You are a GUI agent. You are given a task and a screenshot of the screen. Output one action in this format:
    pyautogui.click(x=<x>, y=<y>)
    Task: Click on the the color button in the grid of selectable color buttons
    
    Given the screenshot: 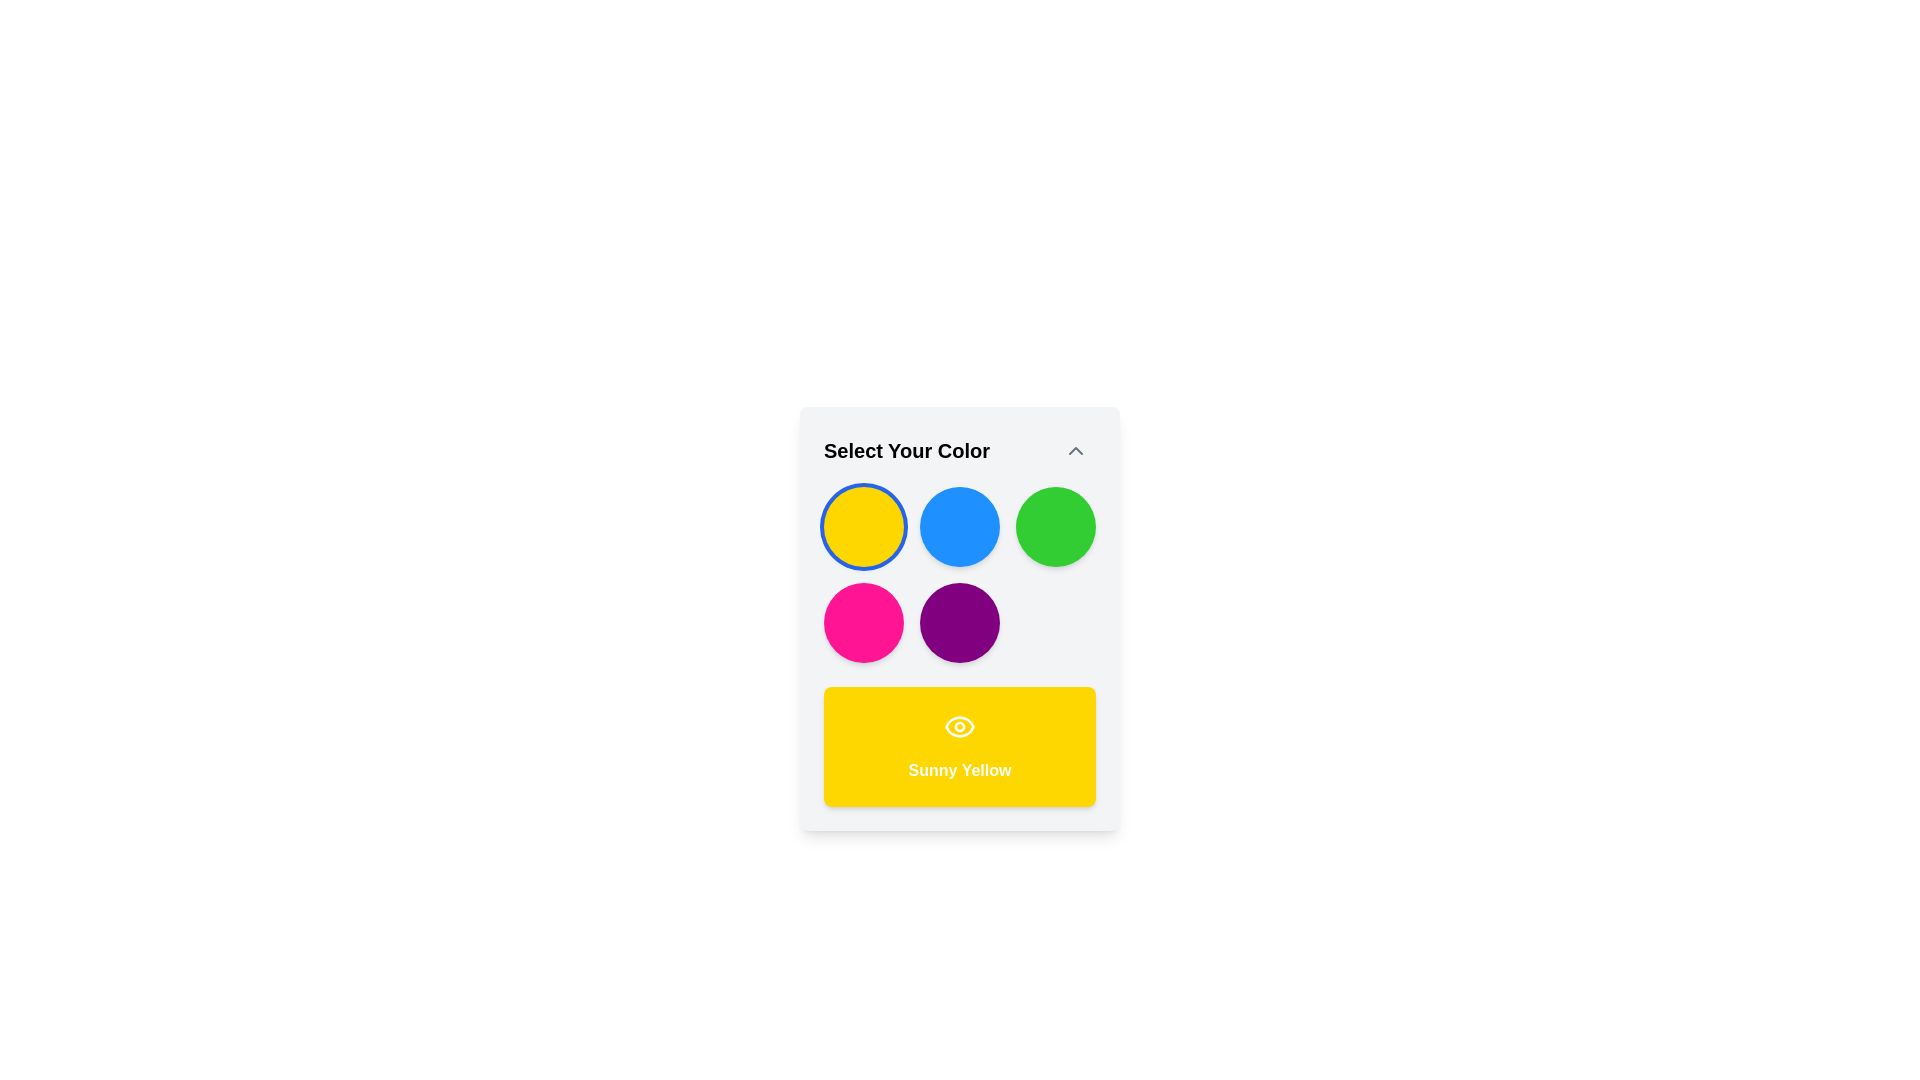 What is the action you would take?
    pyautogui.click(x=960, y=574)
    